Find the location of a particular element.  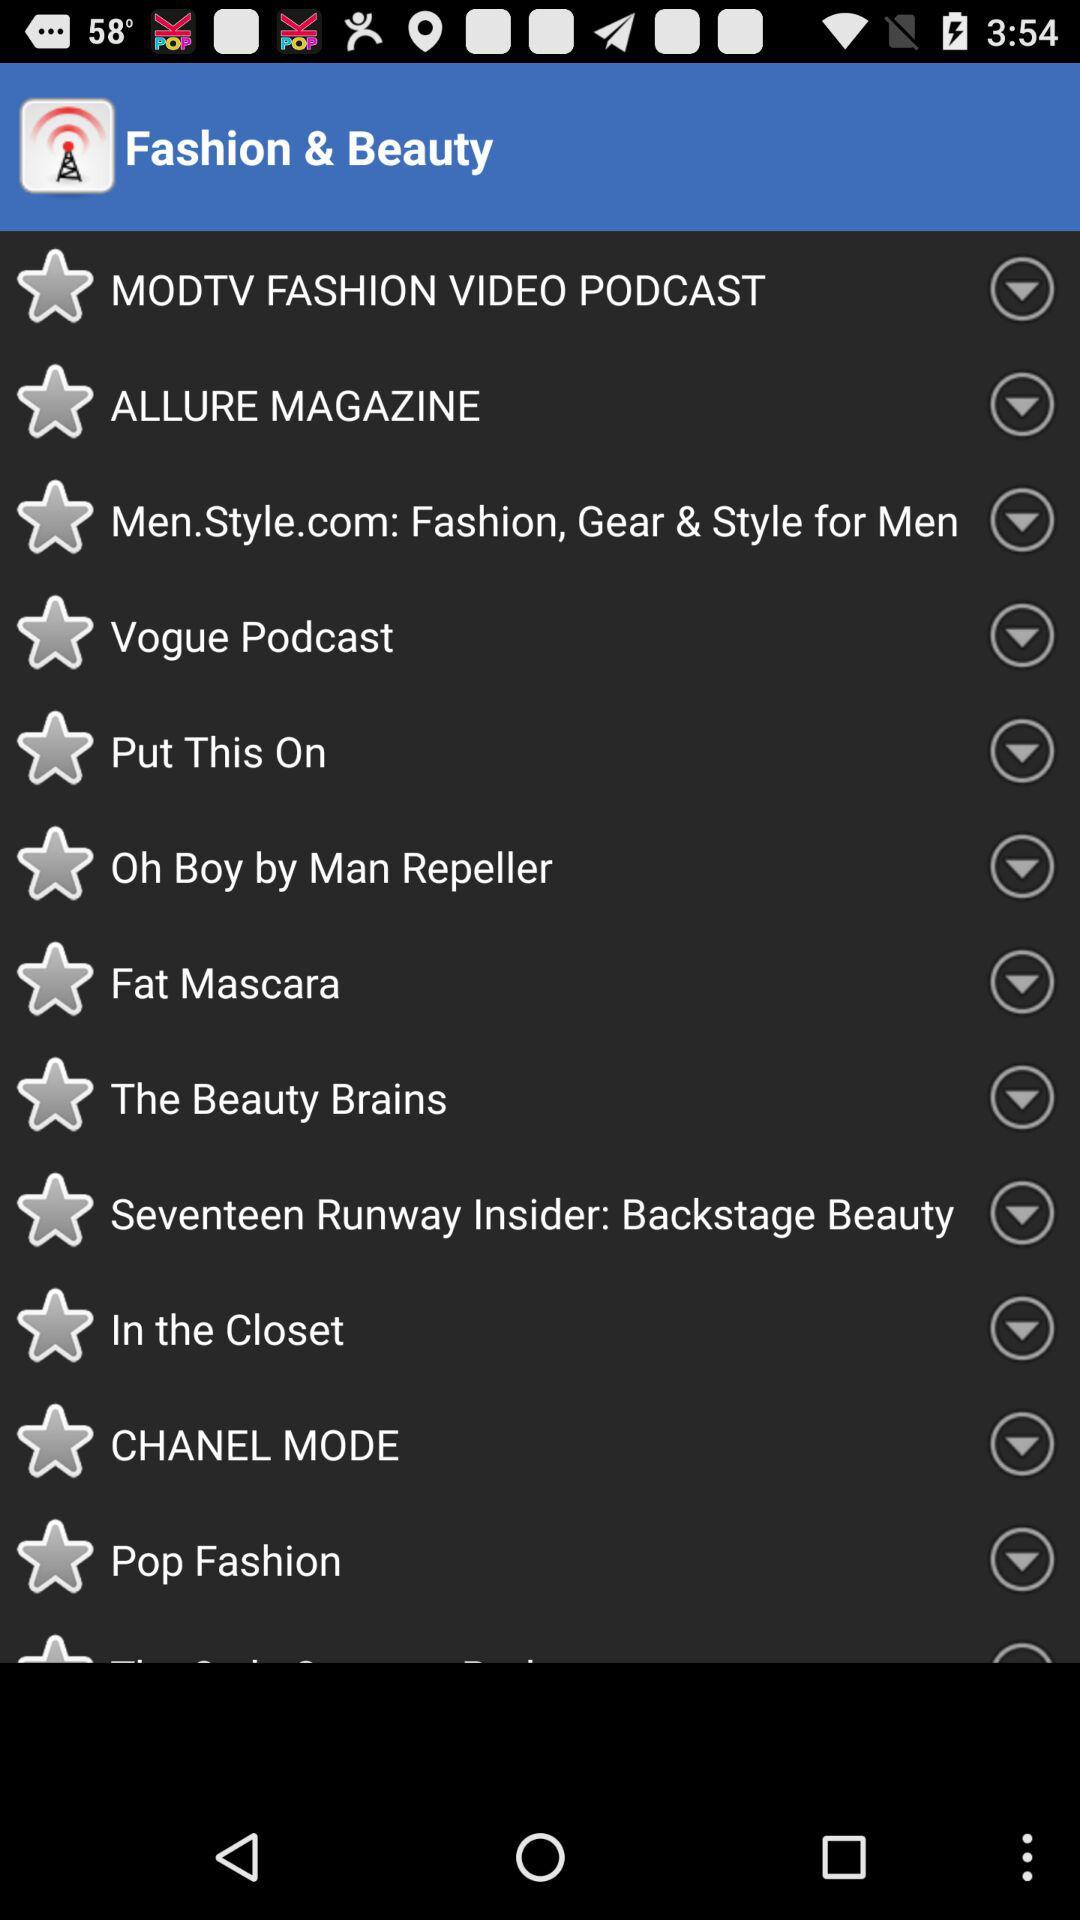

the put this on item is located at coordinates (536, 749).